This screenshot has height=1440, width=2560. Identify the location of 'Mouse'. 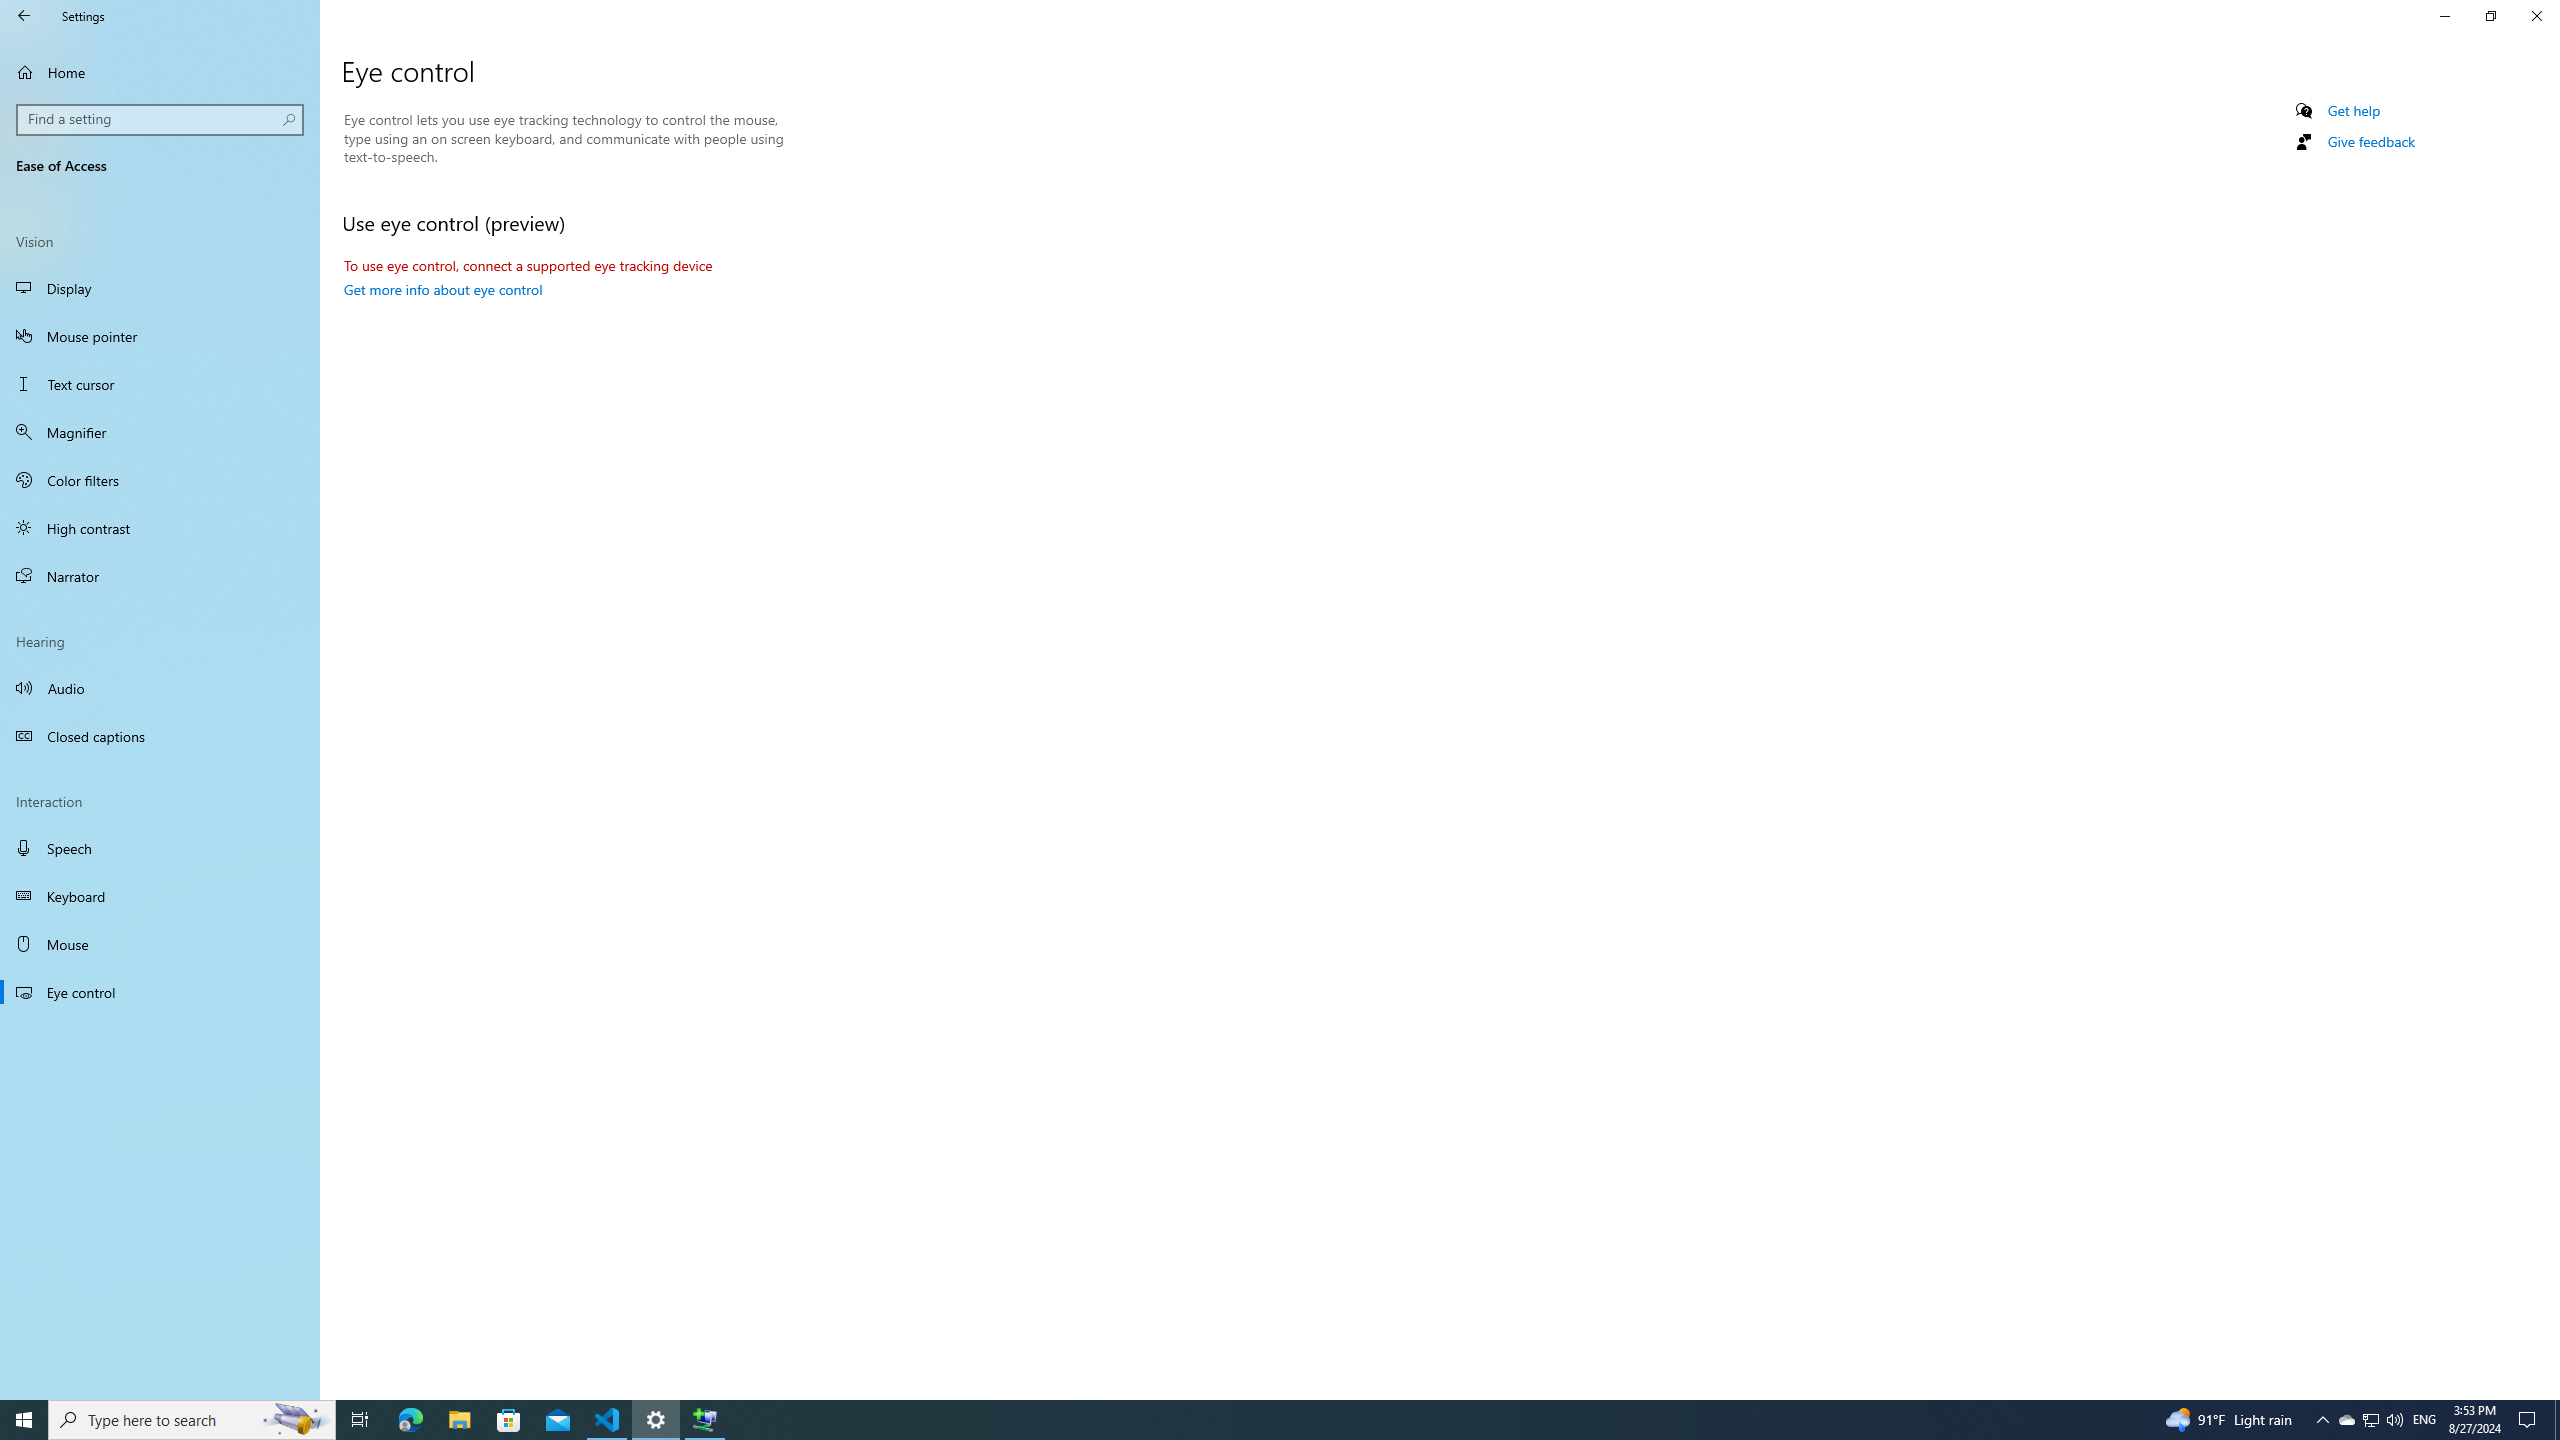
(159, 942).